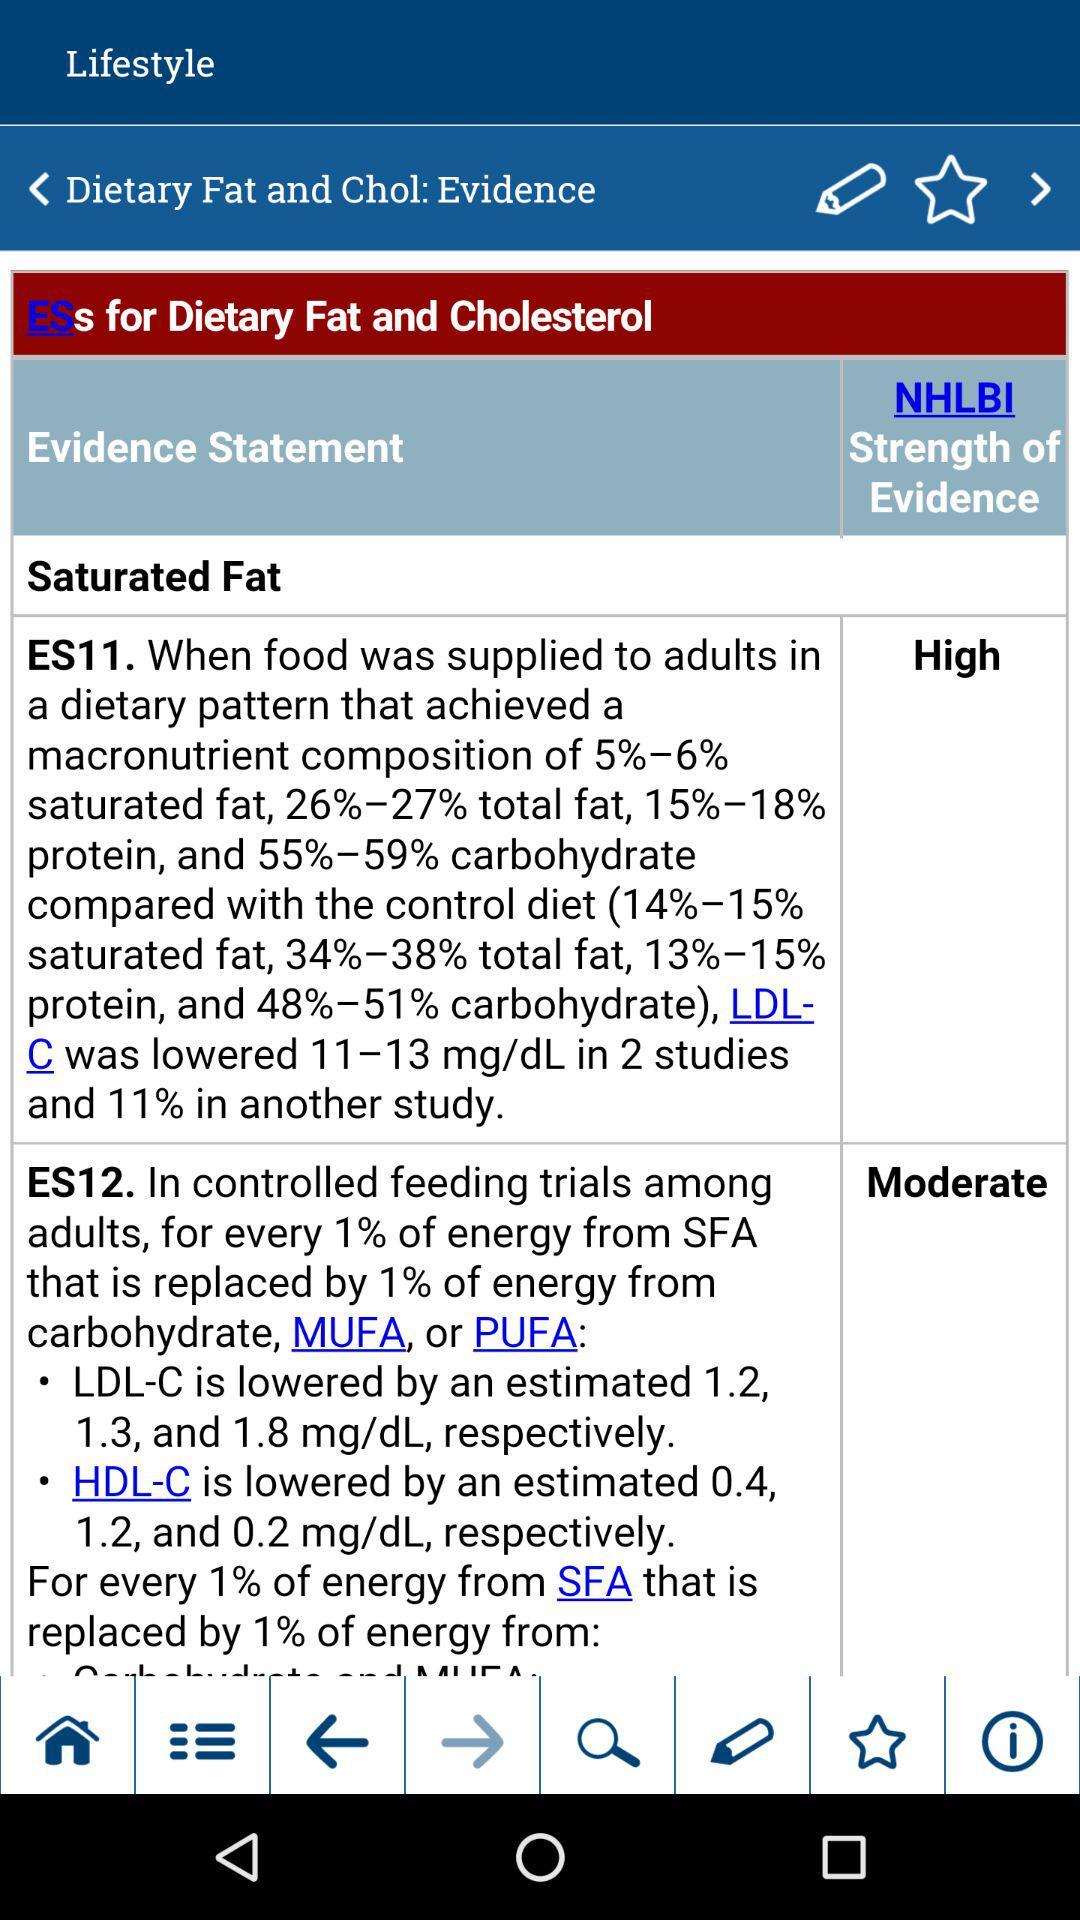 The image size is (1080, 1920). Describe the element at coordinates (1039, 188) in the screenshot. I see `forward` at that location.